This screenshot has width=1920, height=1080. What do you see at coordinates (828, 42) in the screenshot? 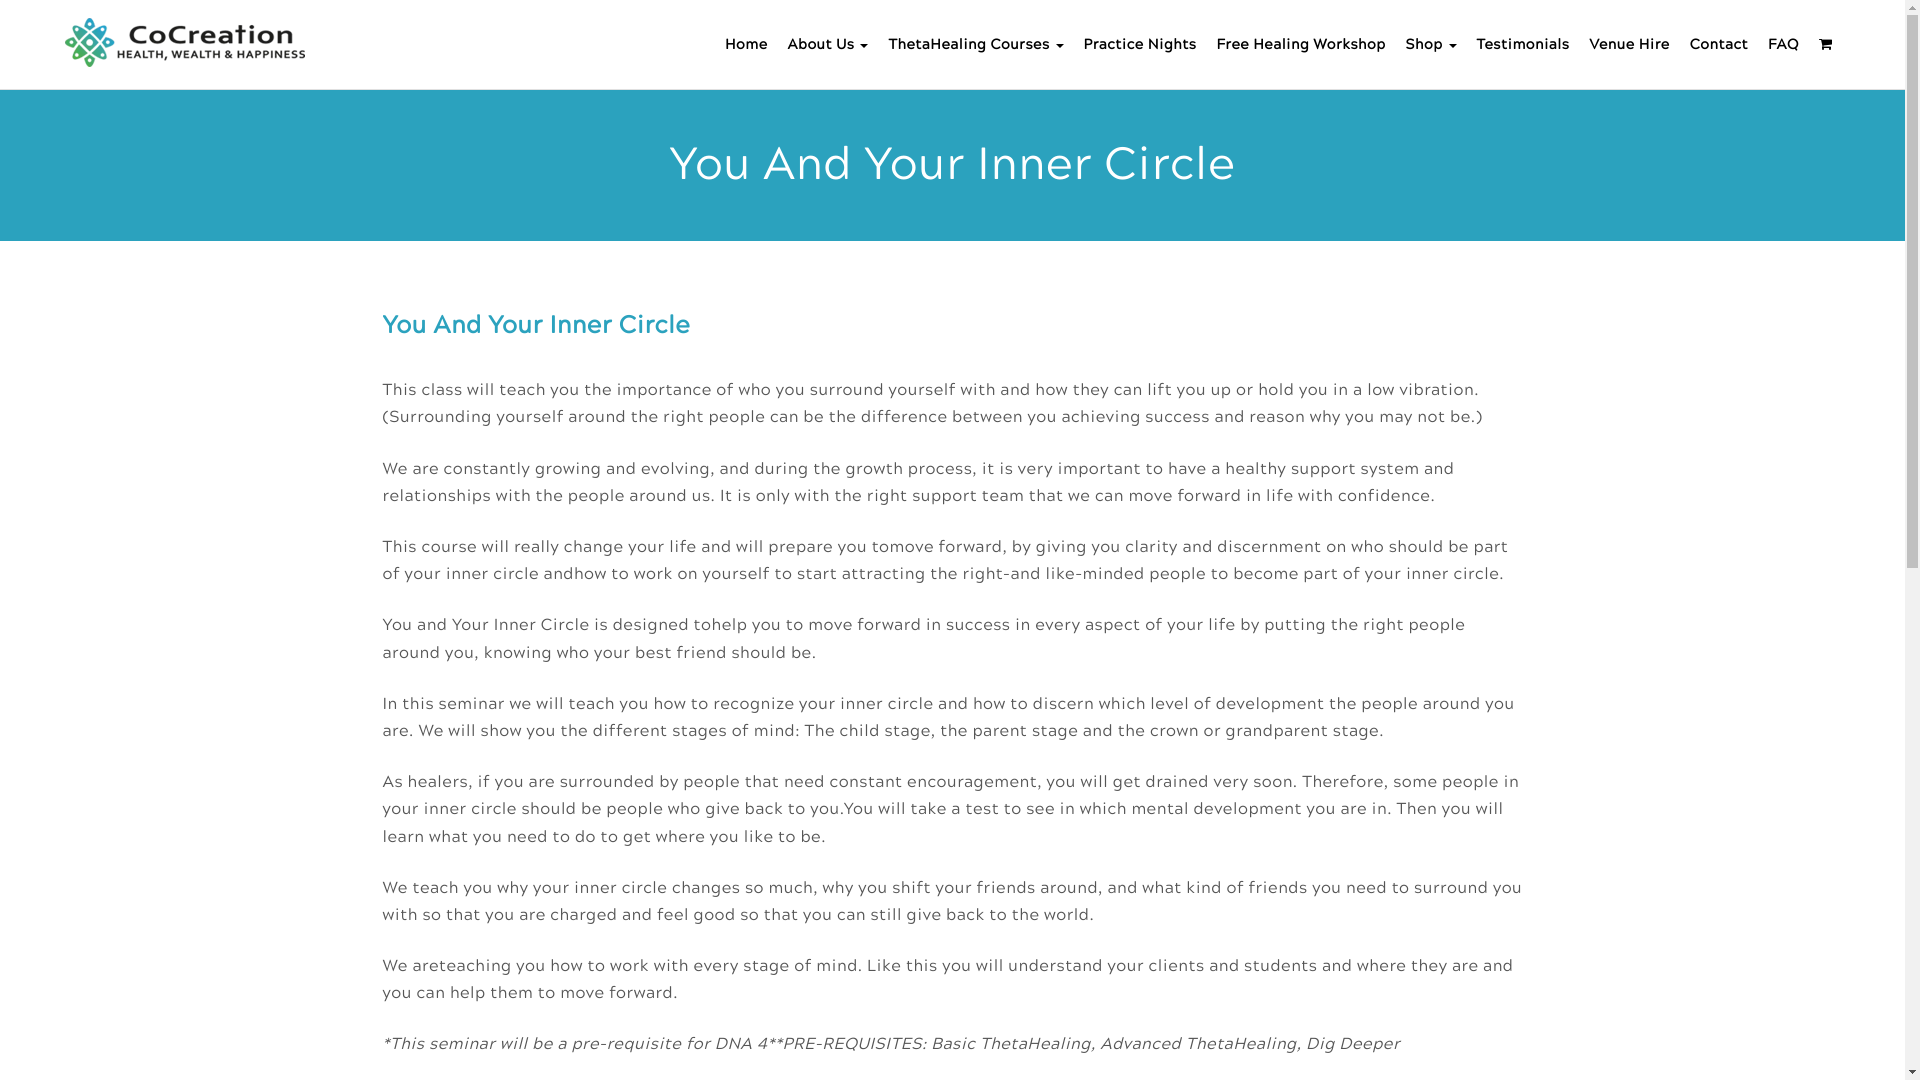
I see `'About Us'` at bounding box center [828, 42].